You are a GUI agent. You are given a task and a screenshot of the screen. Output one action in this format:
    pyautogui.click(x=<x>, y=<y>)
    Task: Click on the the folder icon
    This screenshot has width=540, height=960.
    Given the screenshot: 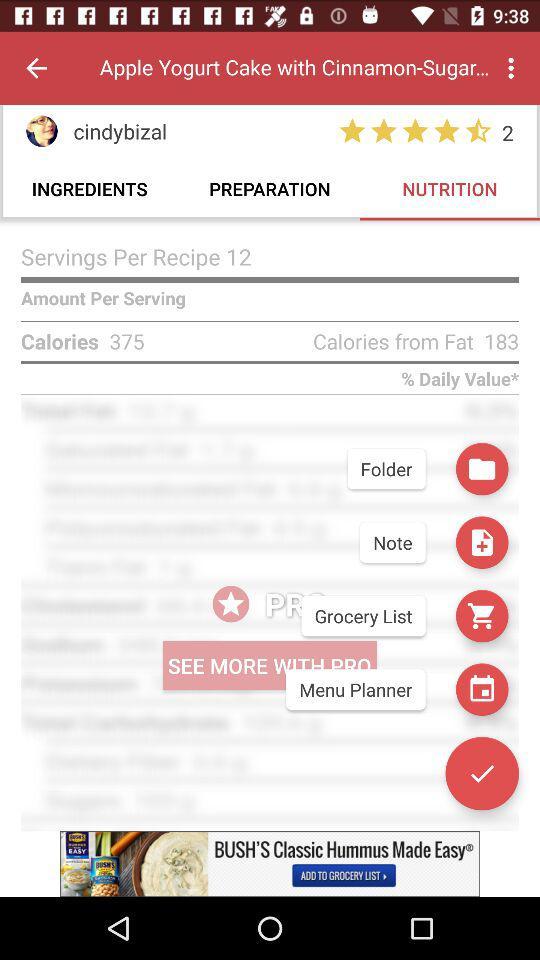 What is the action you would take?
    pyautogui.click(x=481, y=469)
    